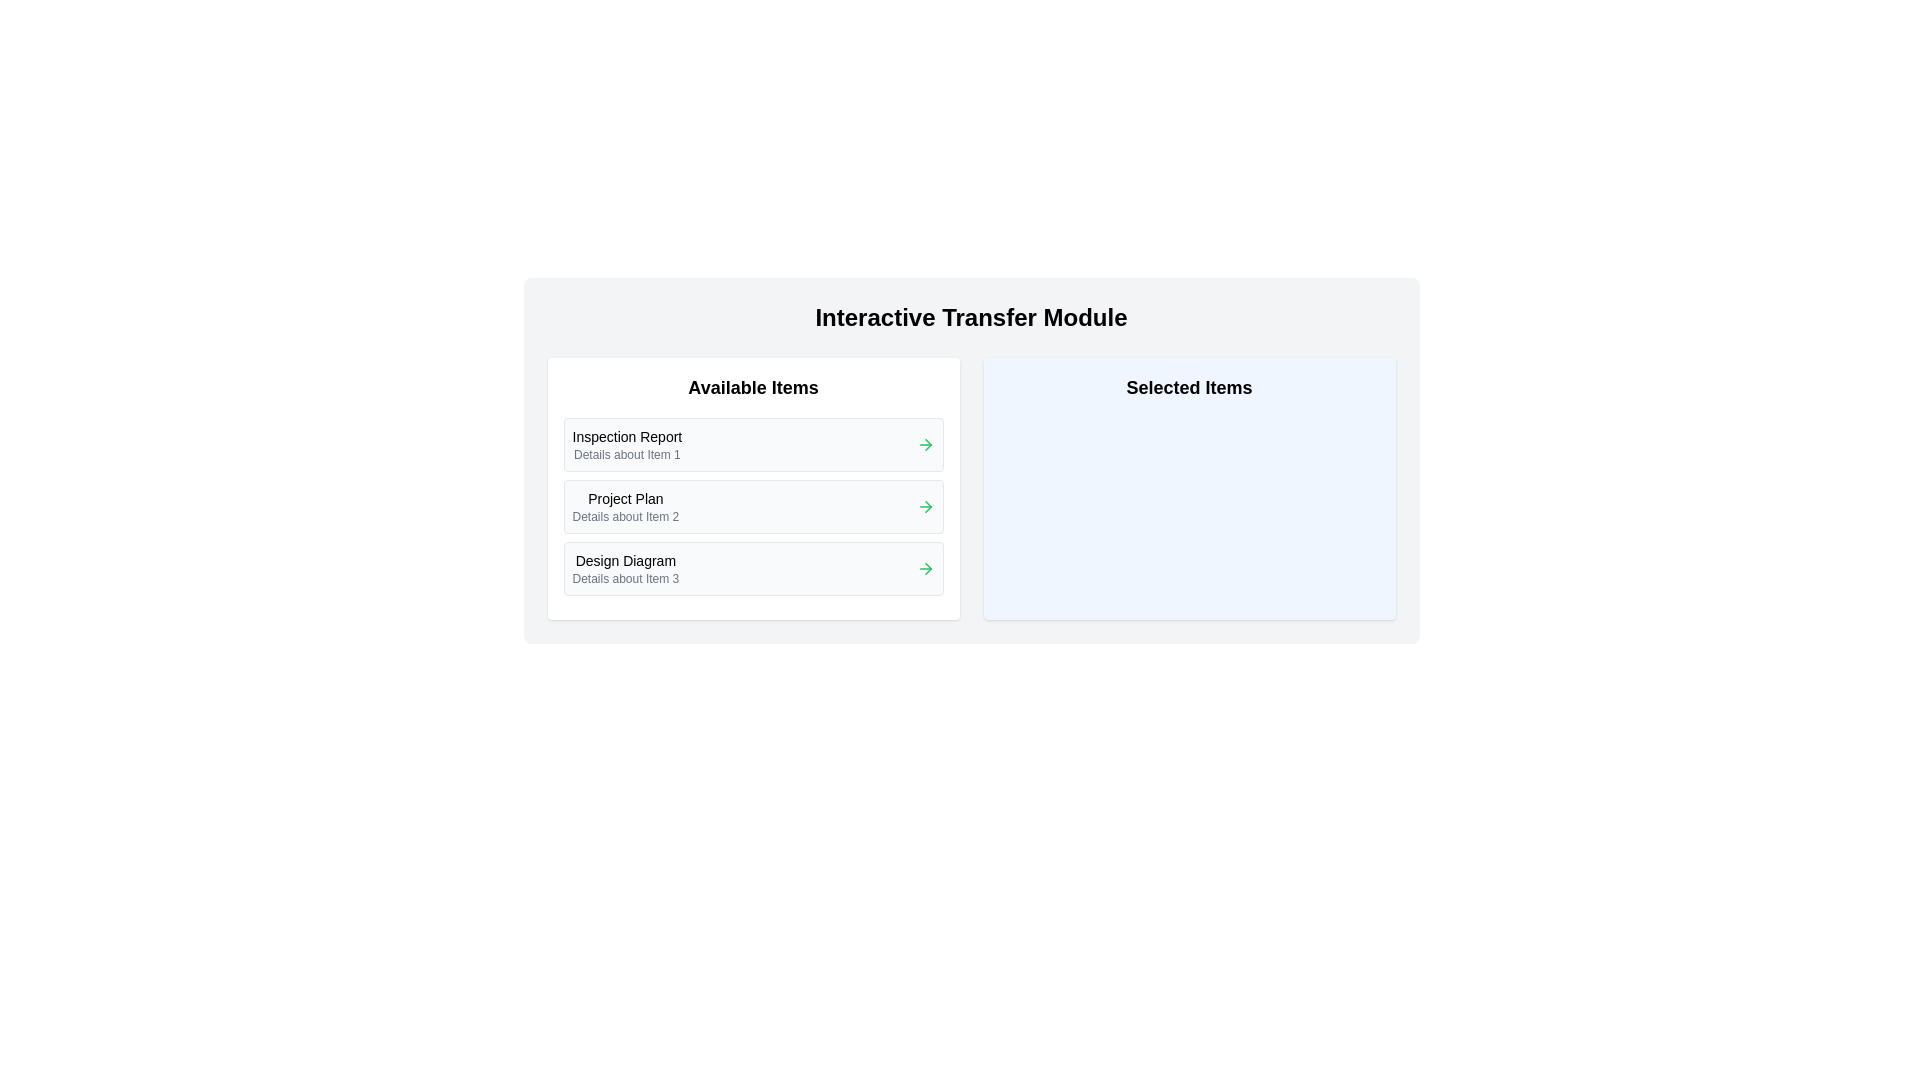 This screenshot has width=1920, height=1080. I want to click on the first list item, so click(752, 443).